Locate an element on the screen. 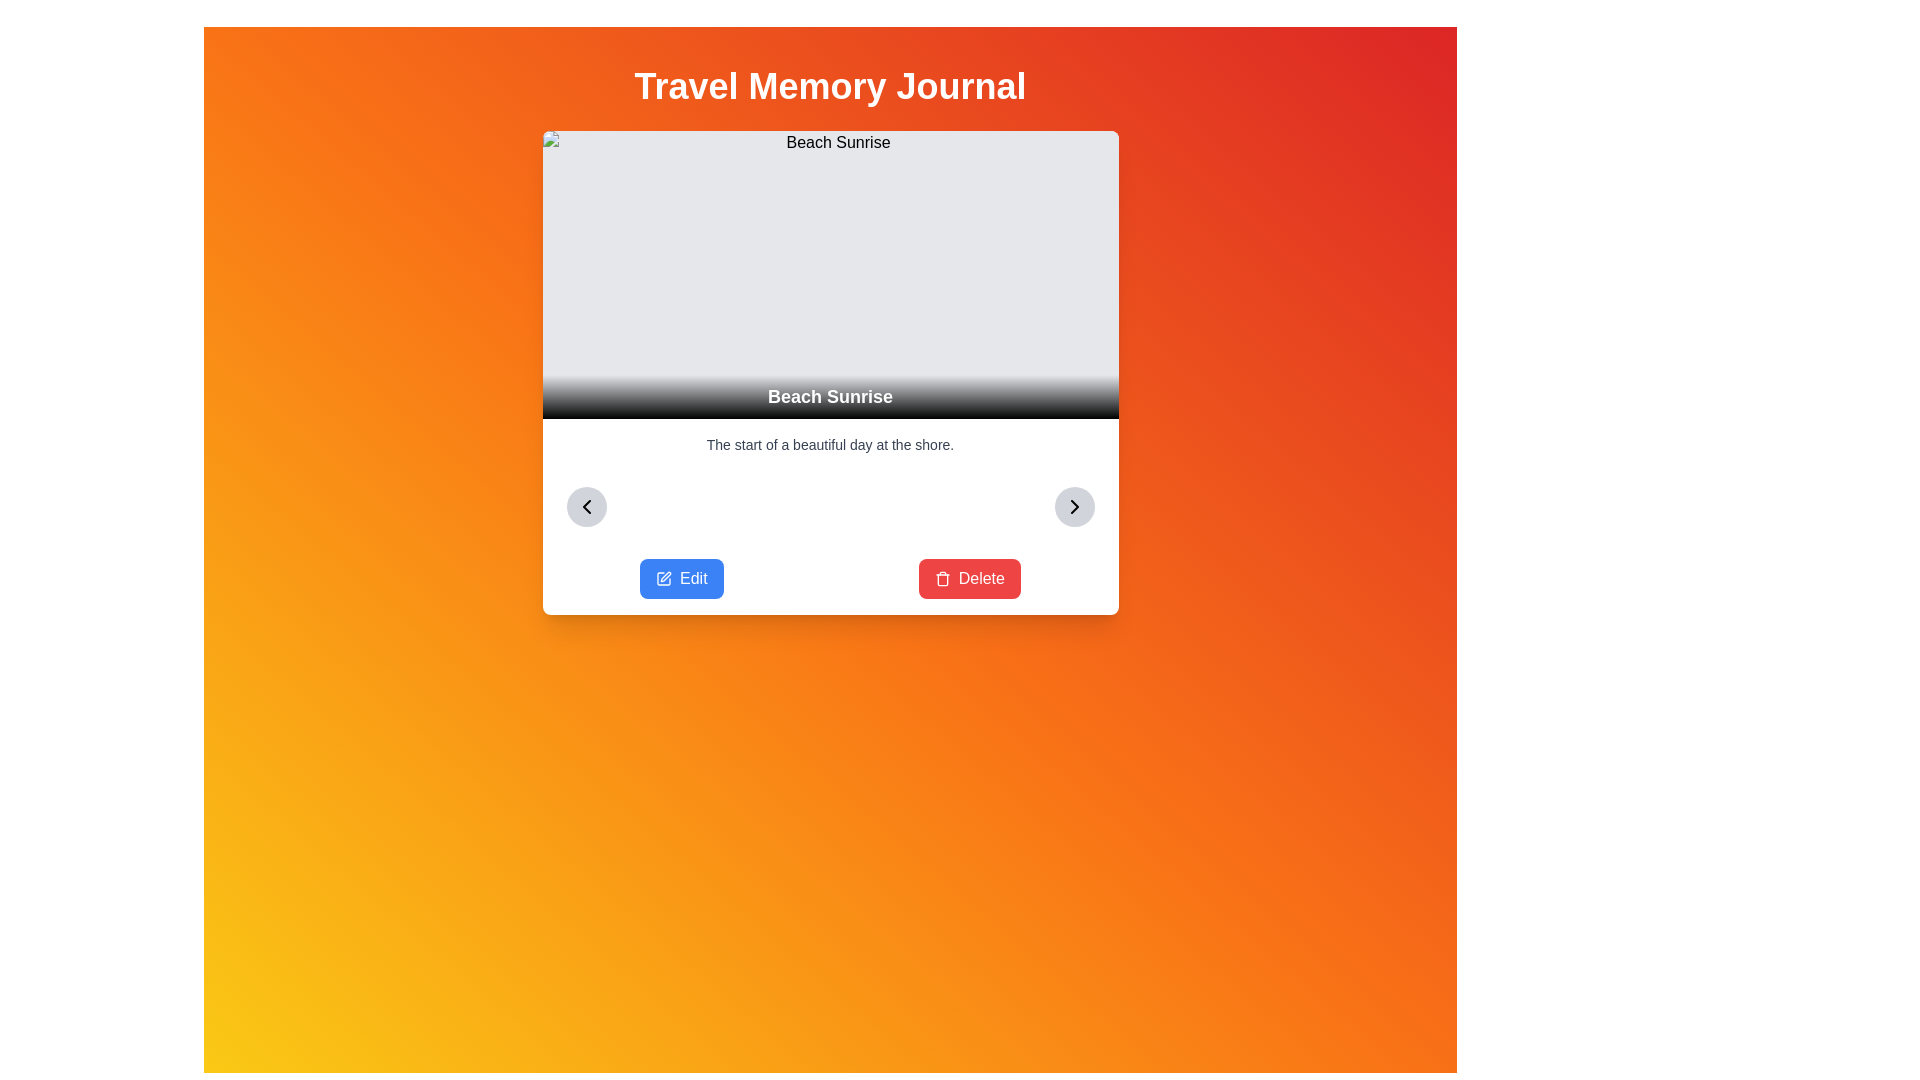  the delete button located at the bottom of the card, which is the second button from the left, to change its background color is located at coordinates (969, 578).